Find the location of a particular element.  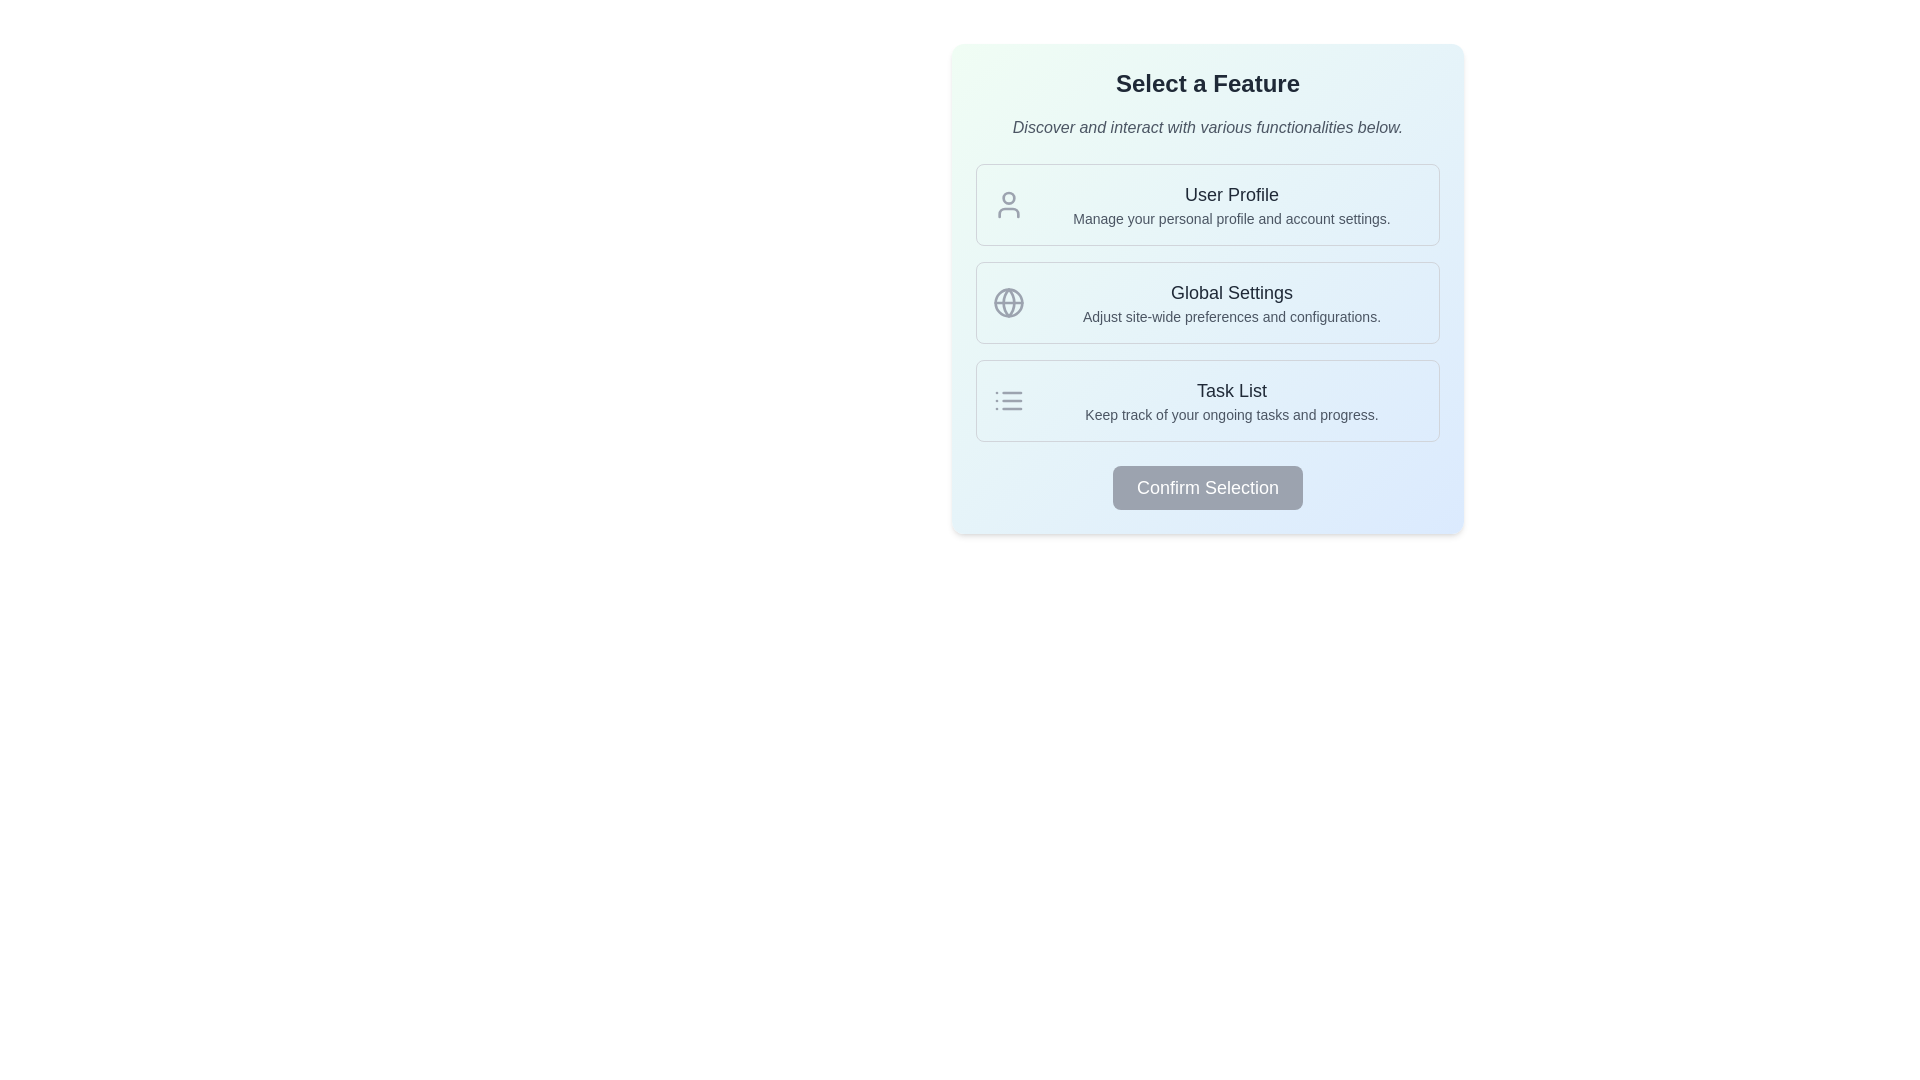

the user profile icon, which is visually linked with the 'User Profile' text and description, located in the upper-left area of the 'User Profile' section is located at coordinates (1008, 204).